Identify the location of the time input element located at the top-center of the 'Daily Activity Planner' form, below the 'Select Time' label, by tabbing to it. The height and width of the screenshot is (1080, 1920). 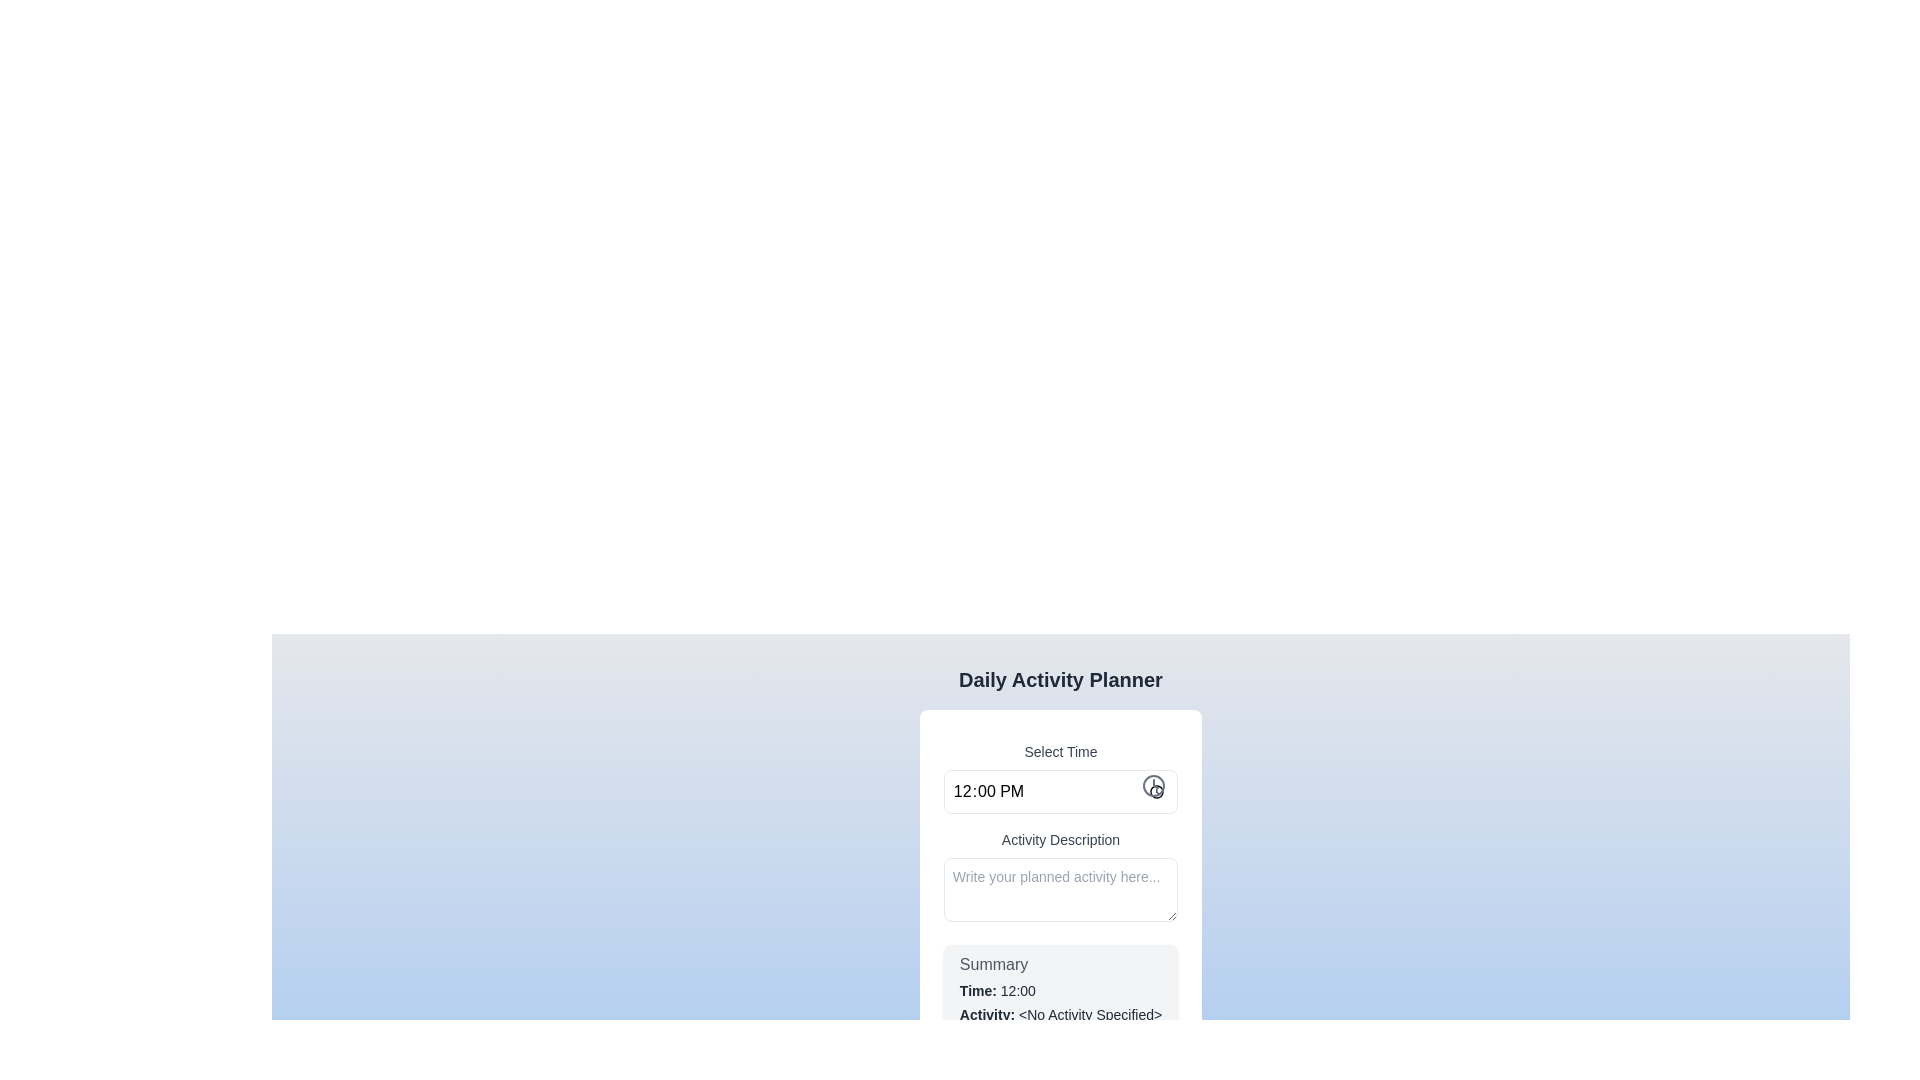
(1059, 790).